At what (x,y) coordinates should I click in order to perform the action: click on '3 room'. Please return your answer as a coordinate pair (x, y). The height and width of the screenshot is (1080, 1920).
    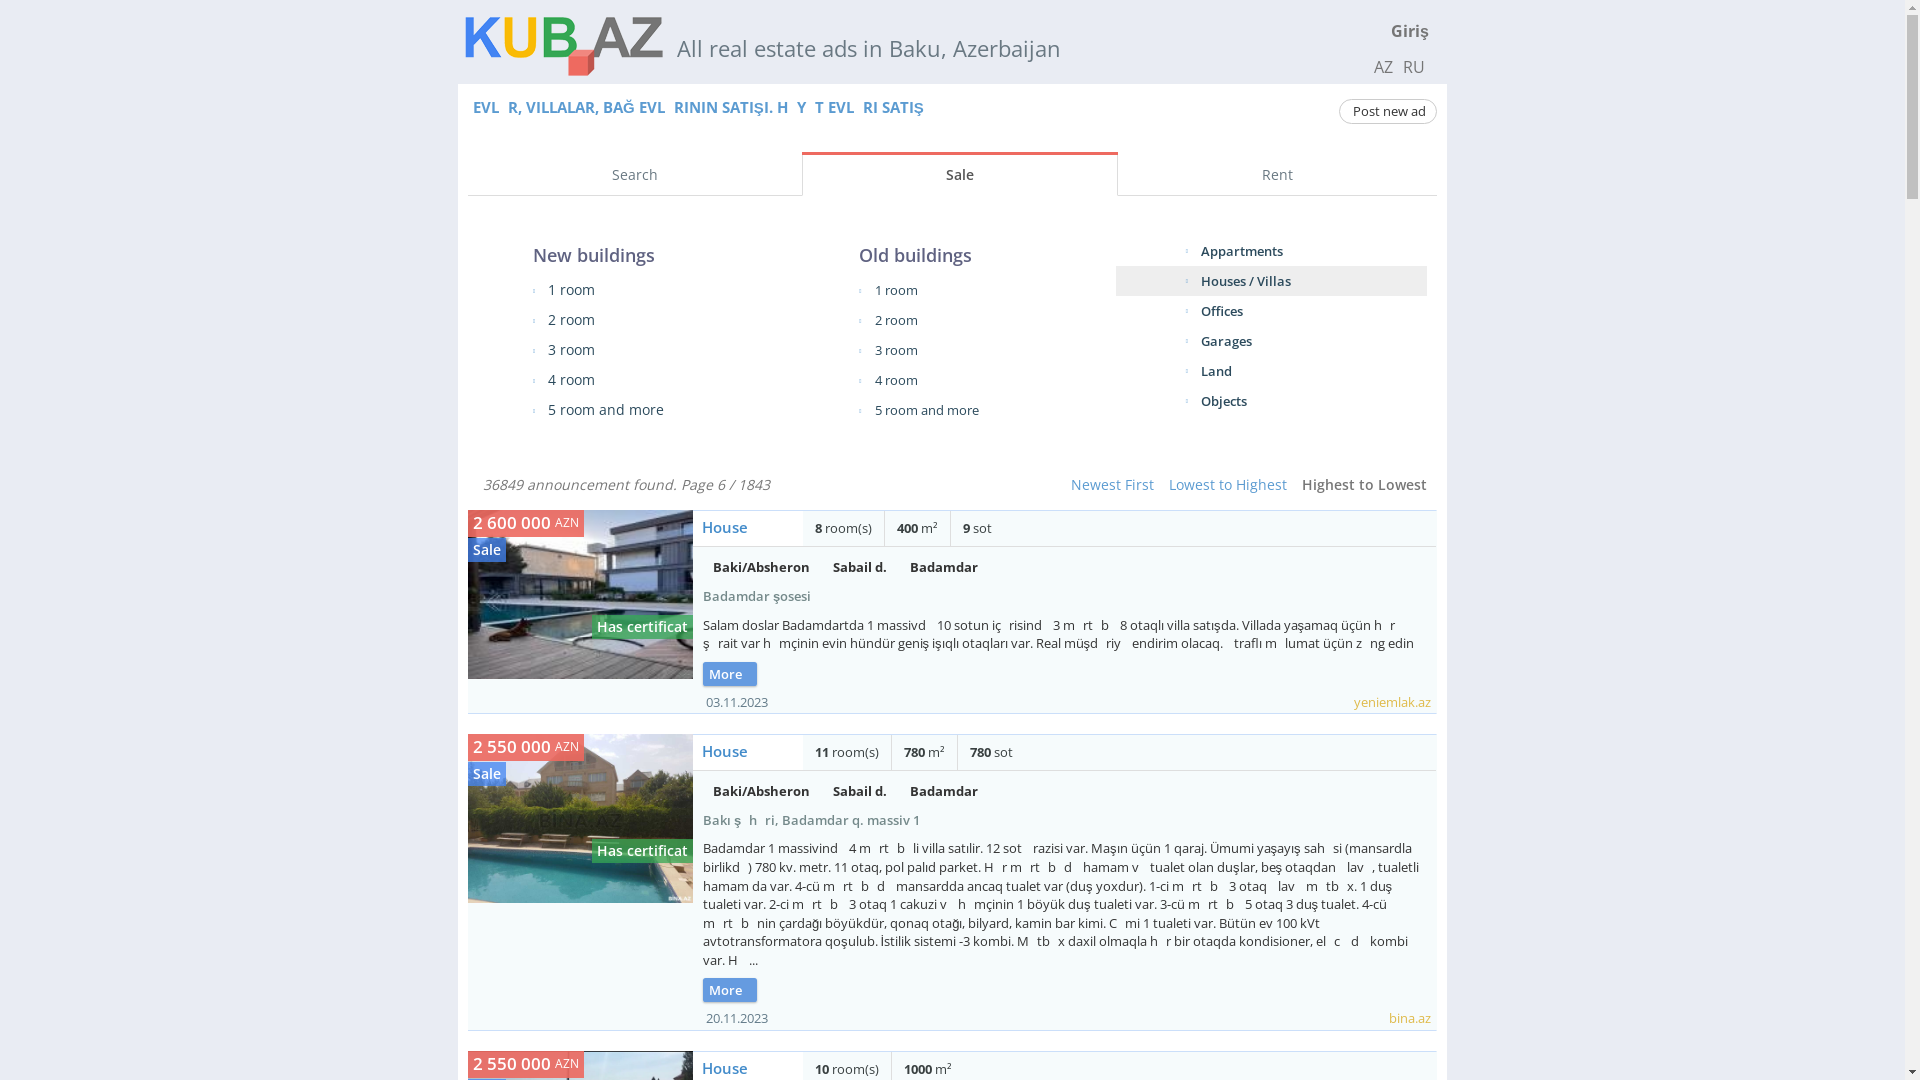
    Looking at the image, I should click on (570, 348).